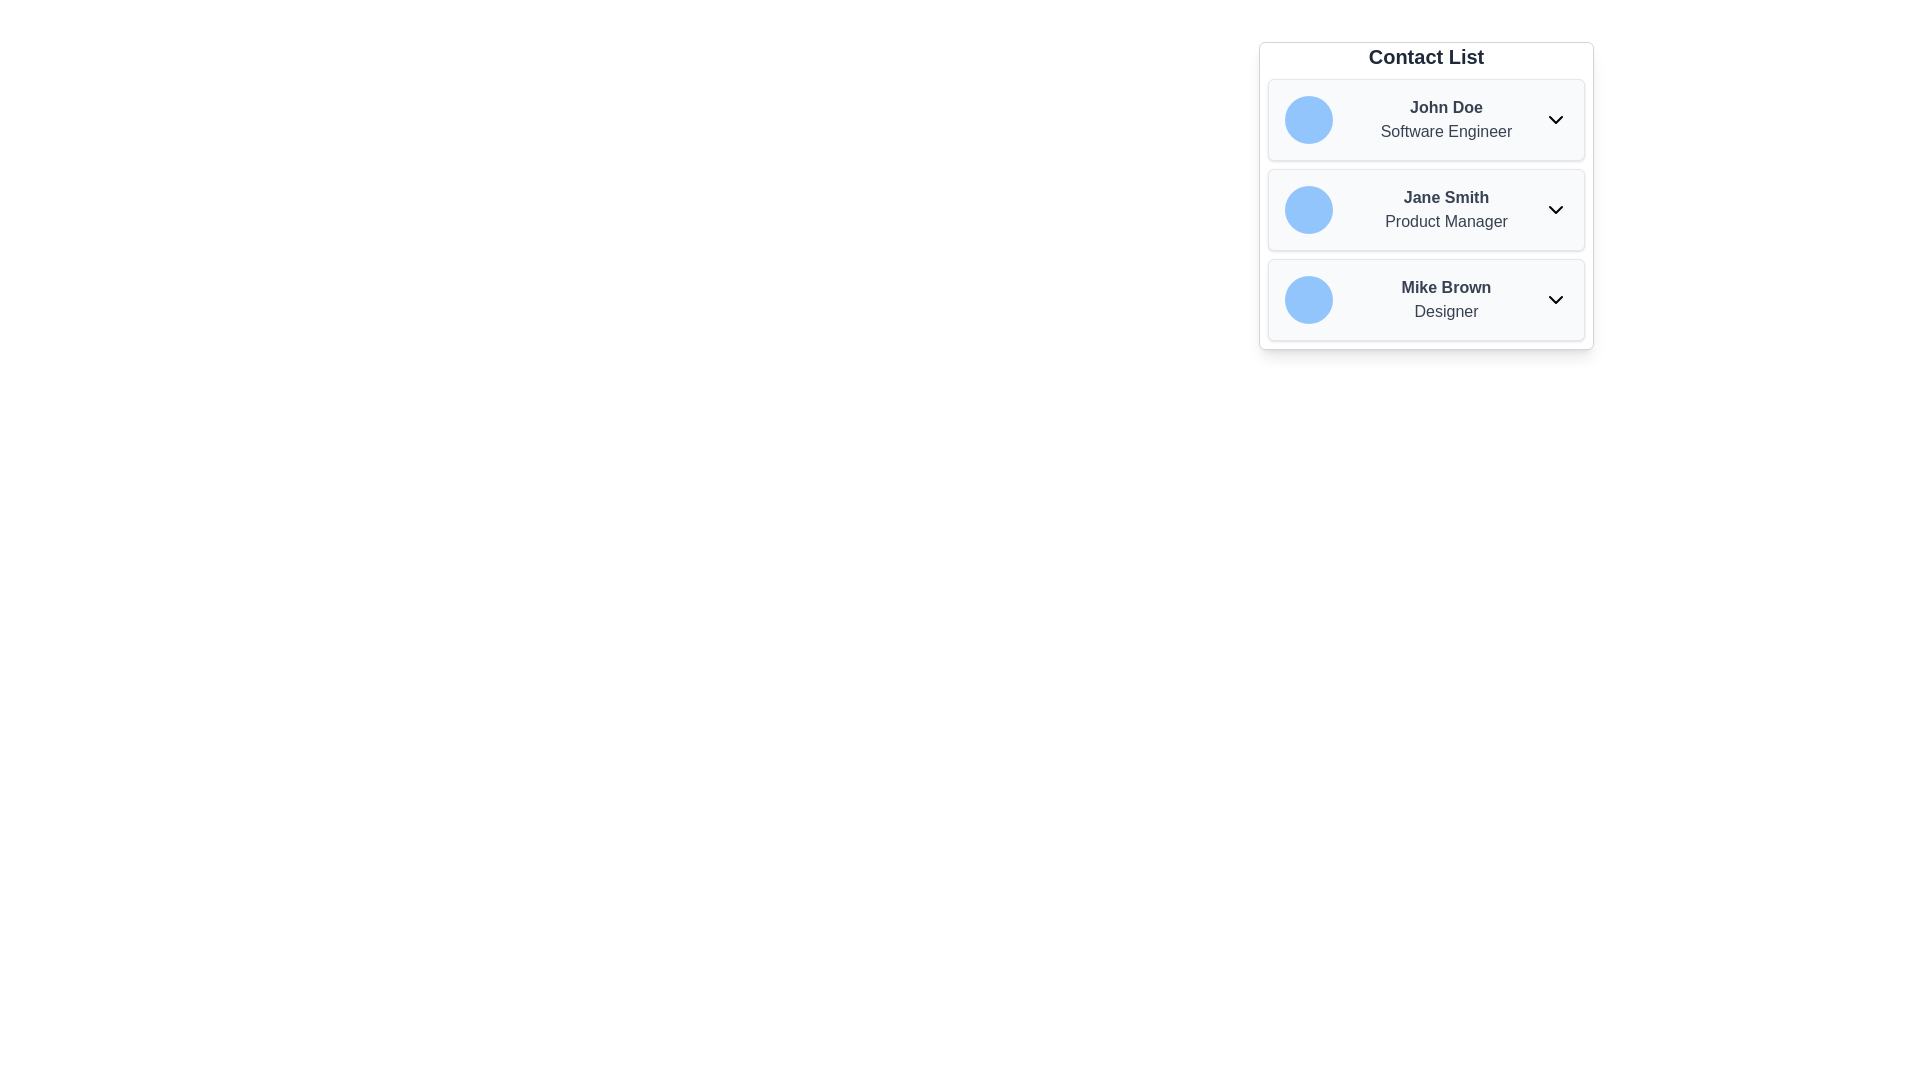  Describe the element at coordinates (1425, 209) in the screenshot. I see `the second contact card in the Contact List` at that location.